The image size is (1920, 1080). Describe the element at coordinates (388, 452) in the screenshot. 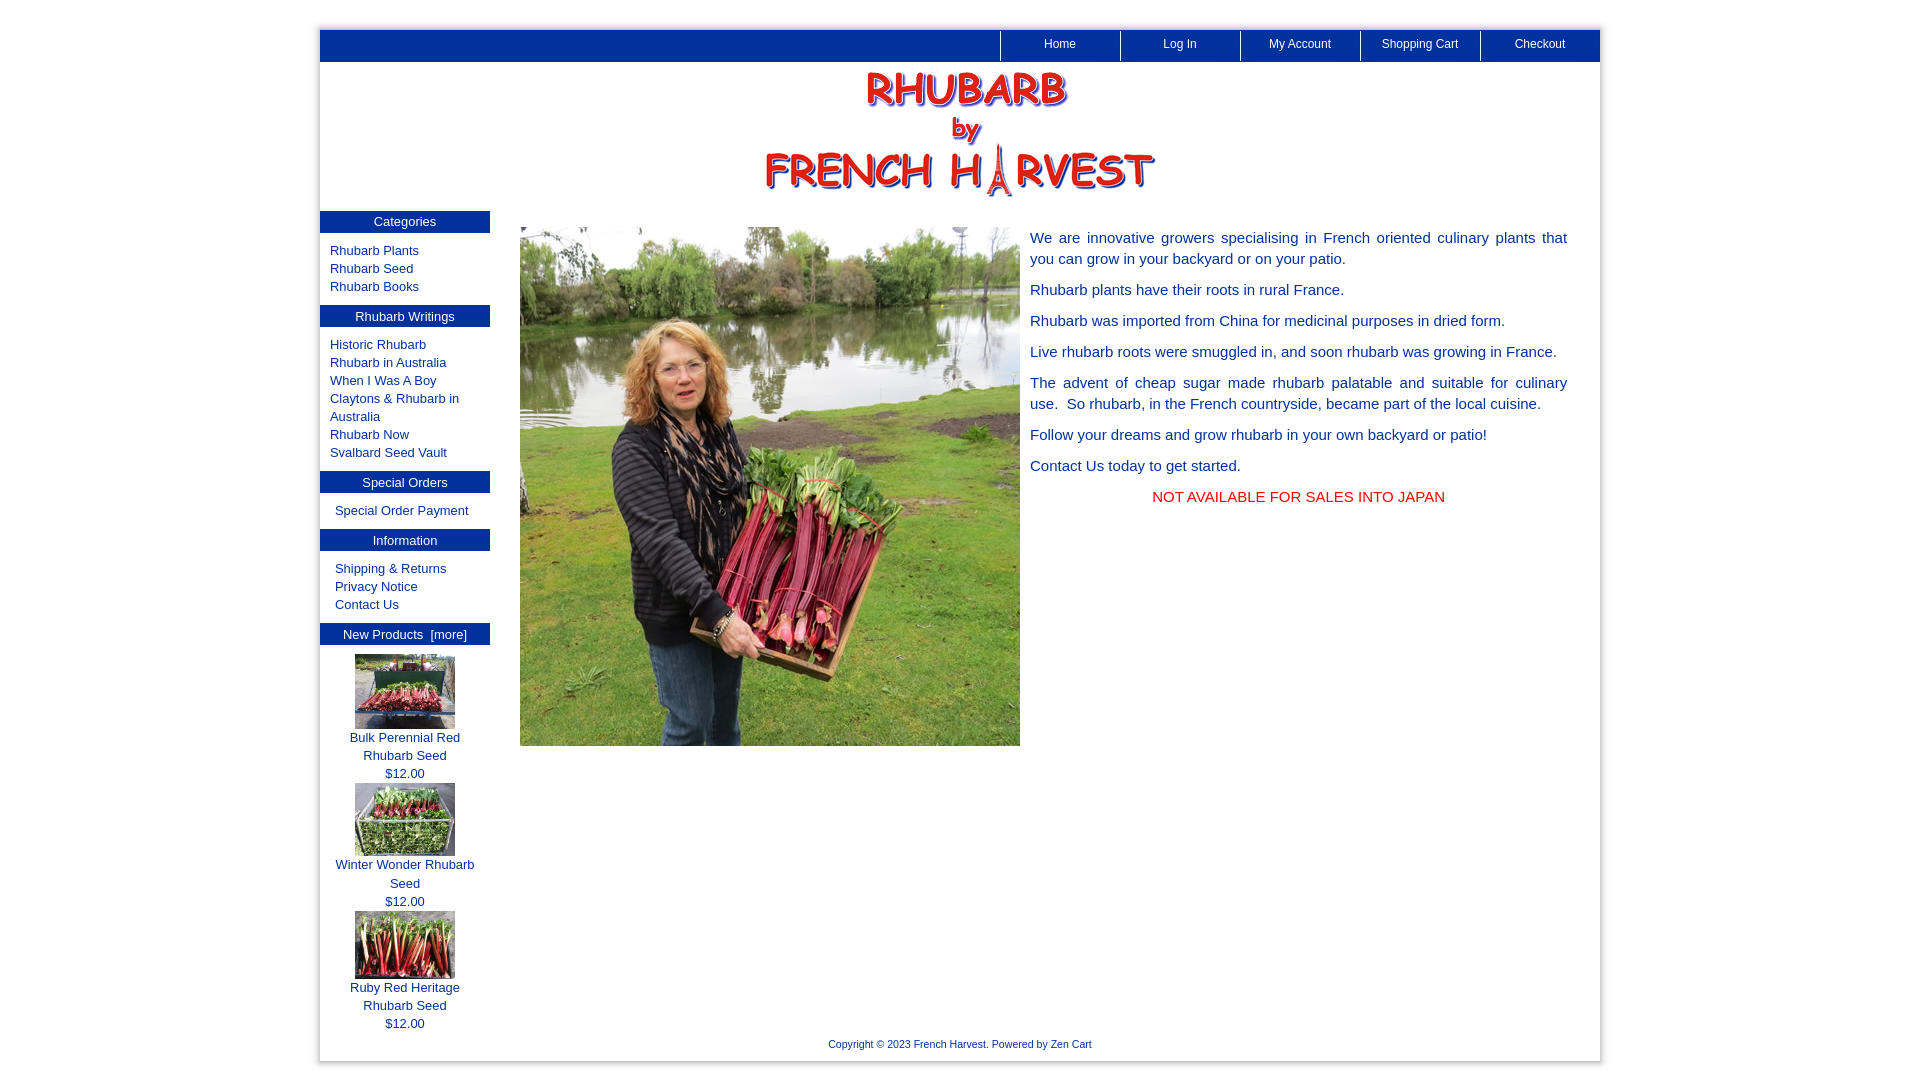

I see `'Svalbard Seed Vault'` at that location.